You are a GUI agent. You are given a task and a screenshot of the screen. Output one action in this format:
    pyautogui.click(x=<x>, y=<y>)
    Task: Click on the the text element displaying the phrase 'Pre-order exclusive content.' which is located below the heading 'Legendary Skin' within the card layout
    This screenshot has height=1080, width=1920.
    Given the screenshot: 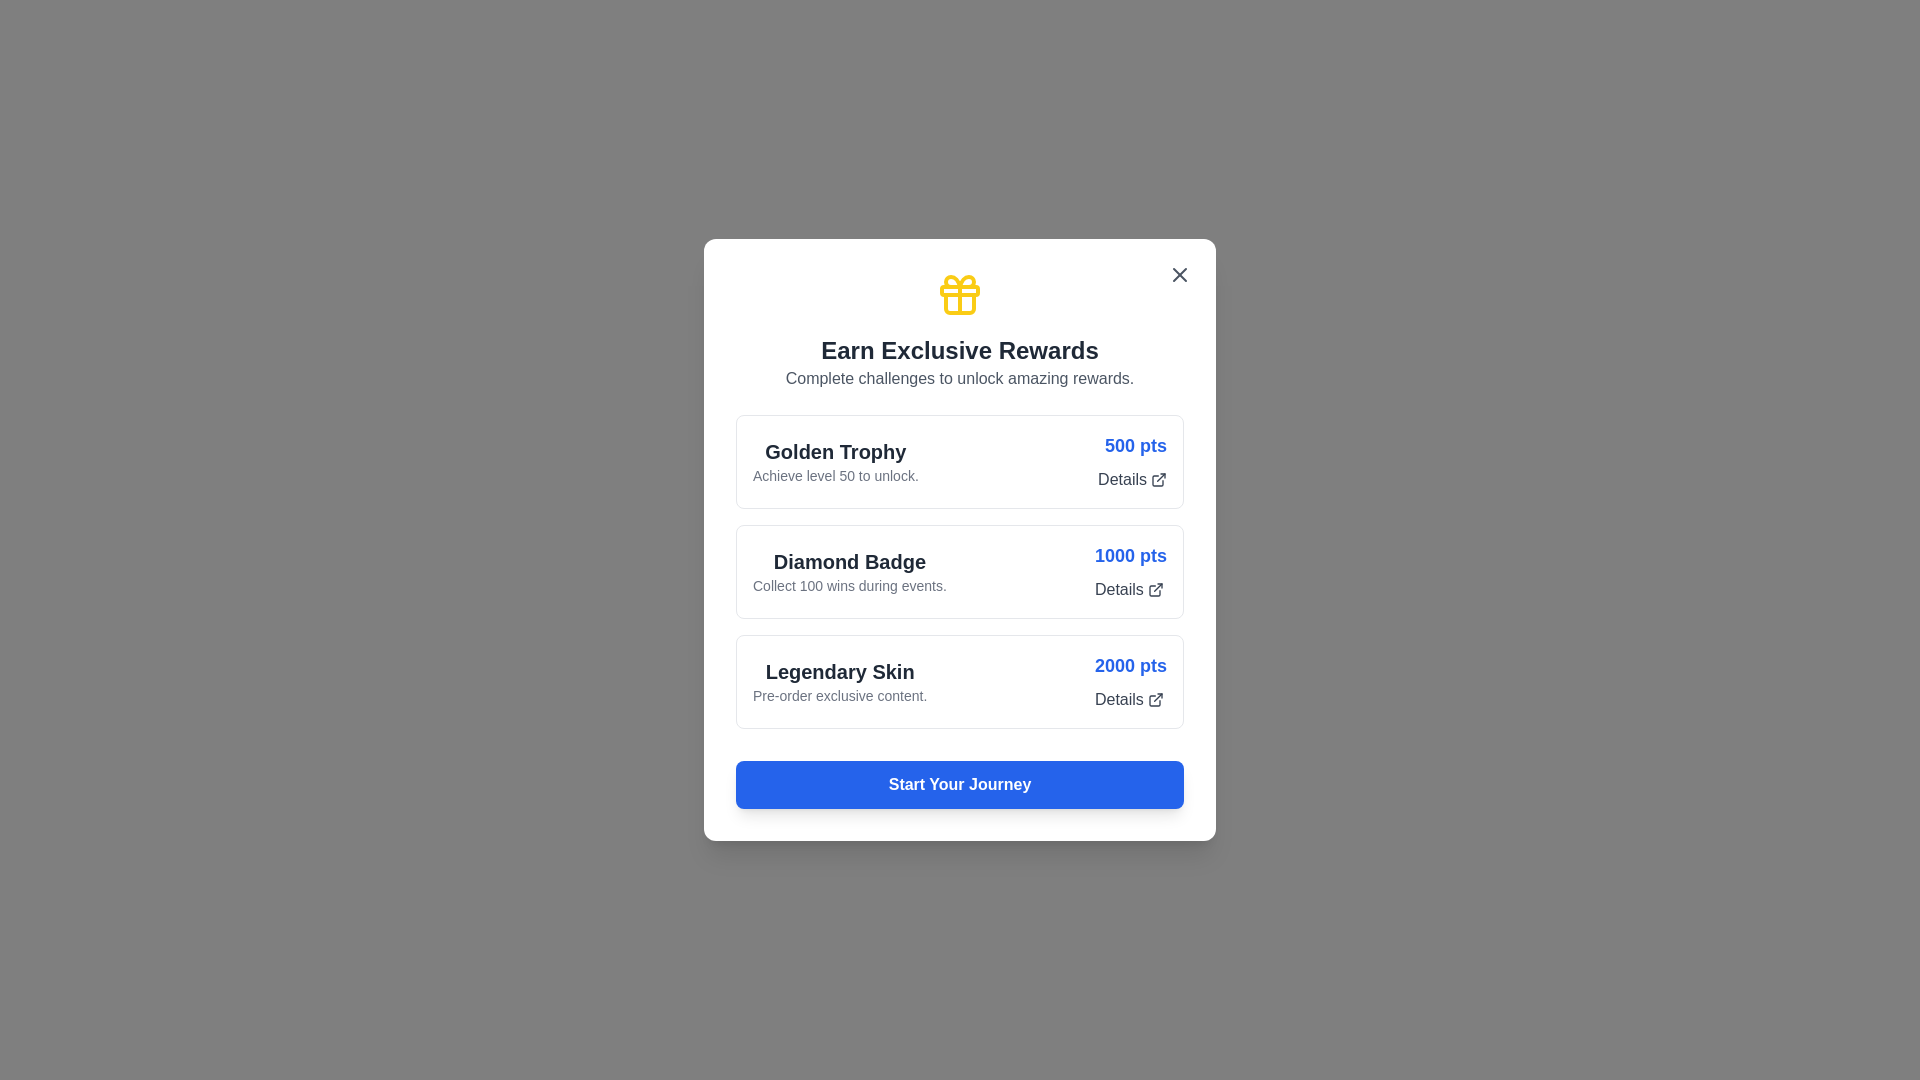 What is the action you would take?
    pyautogui.click(x=840, y=694)
    